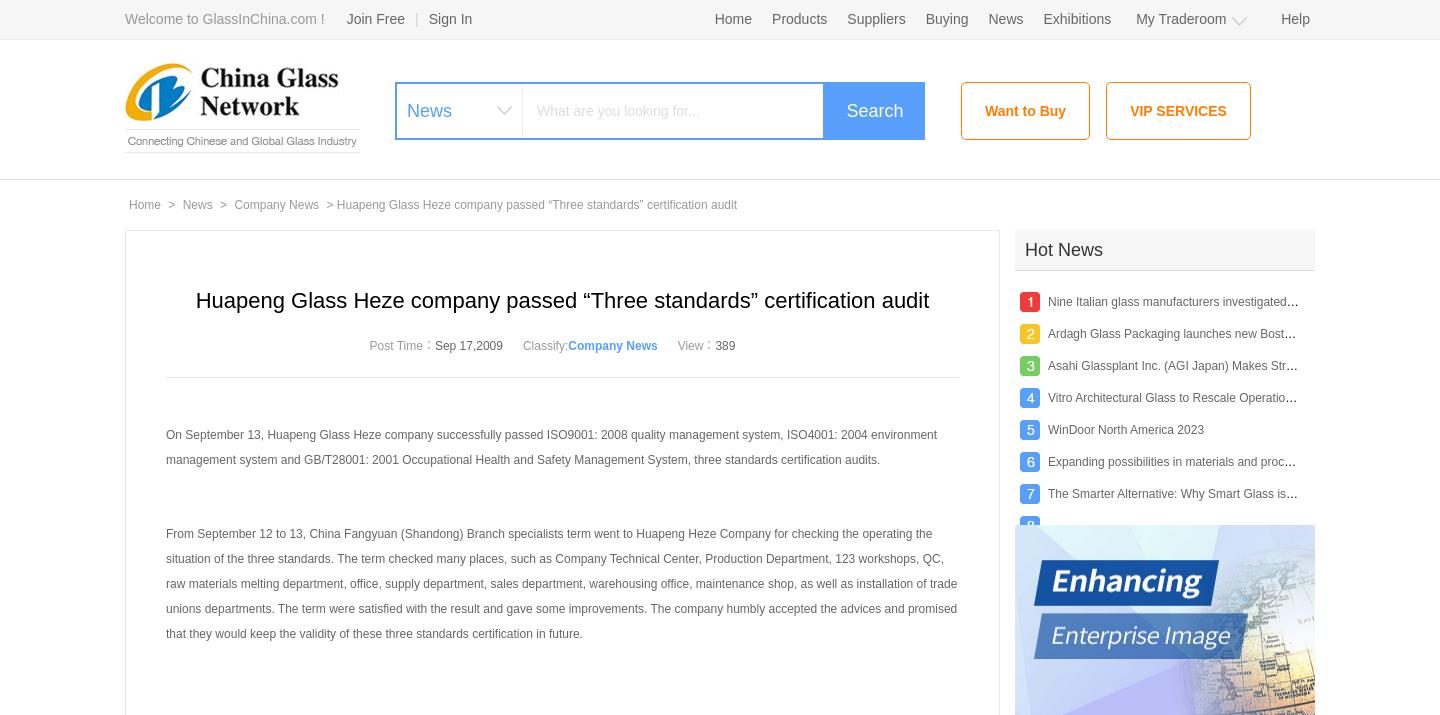 Image resolution: width=1440 pixels, height=715 pixels. What do you see at coordinates (1200, 397) in the screenshot?
I see `'Vitro Architectural Glass to Rescale Operations in Carlisle'` at bounding box center [1200, 397].